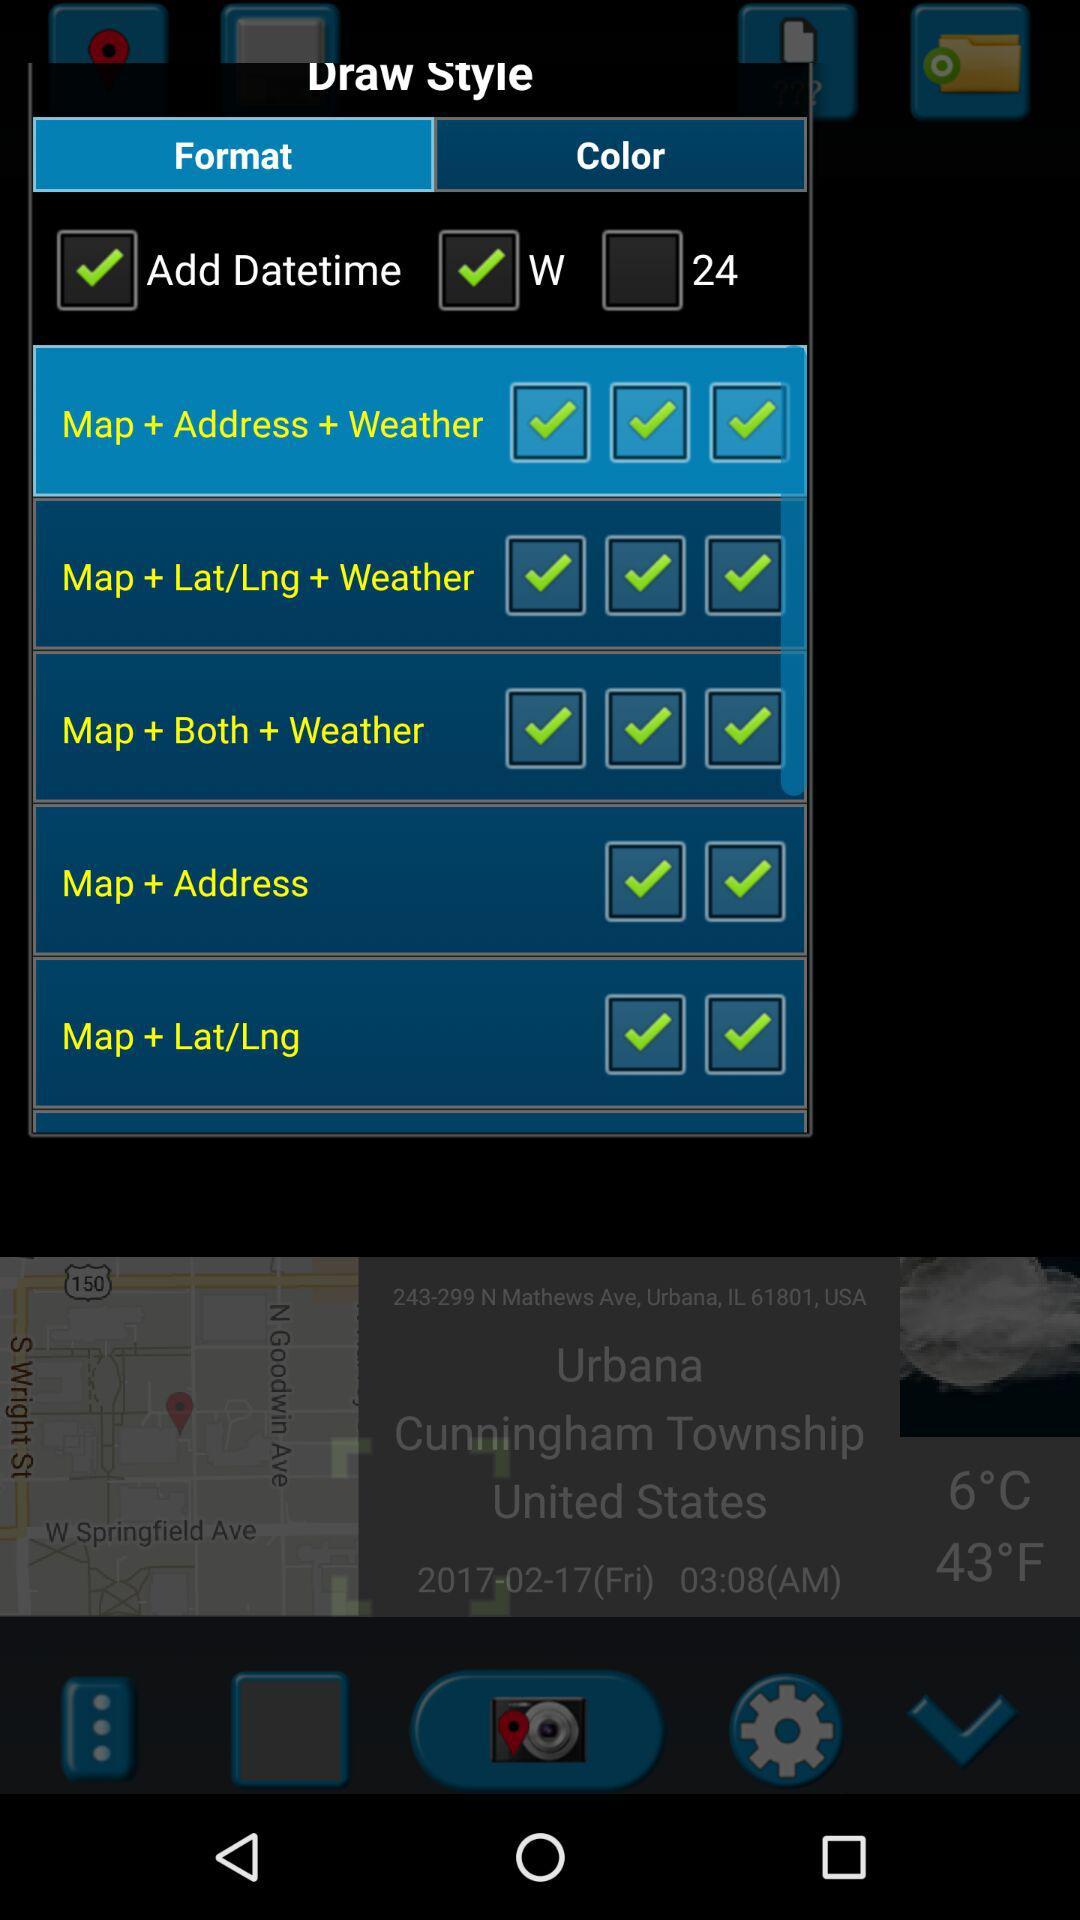 The width and height of the screenshot is (1080, 1920). I want to click on option, so click(748, 419).